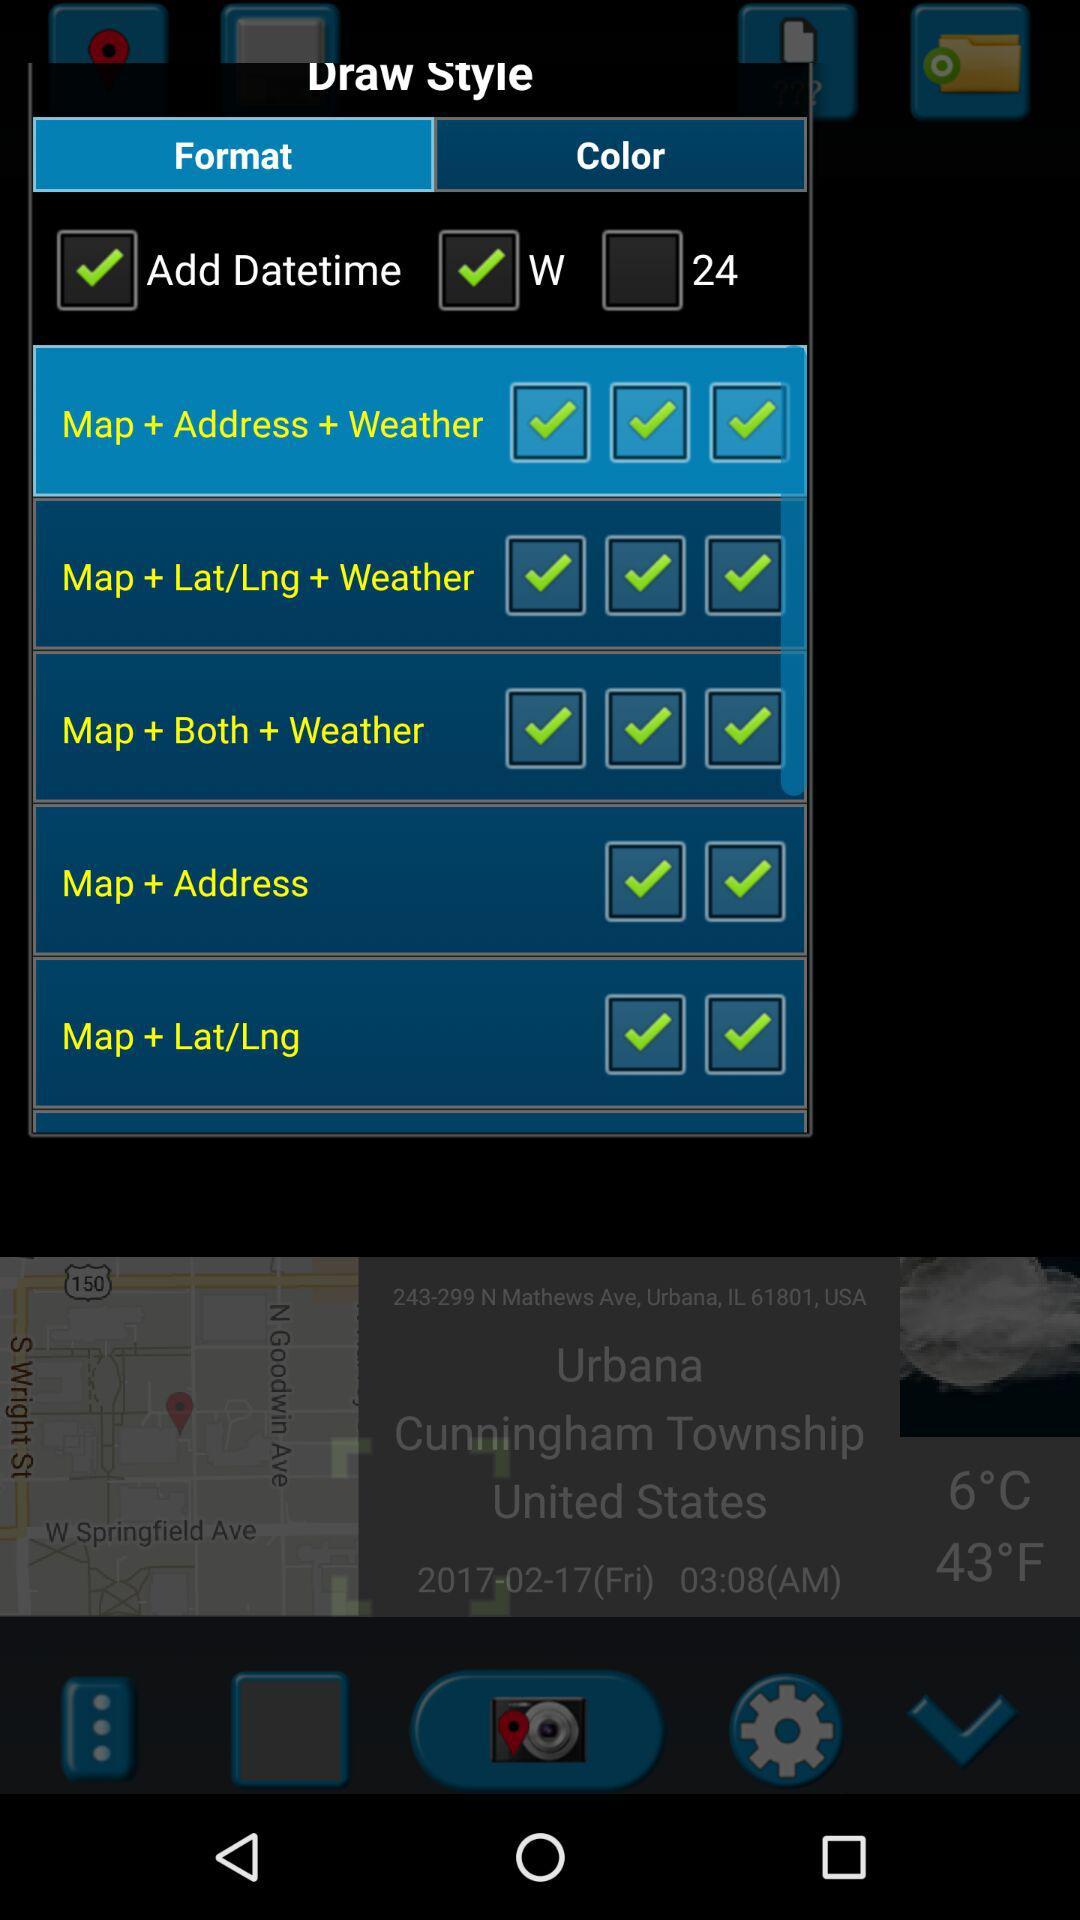 The width and height of the screenshot is (1080, 1920). I want to click on option, so click(748, 419).